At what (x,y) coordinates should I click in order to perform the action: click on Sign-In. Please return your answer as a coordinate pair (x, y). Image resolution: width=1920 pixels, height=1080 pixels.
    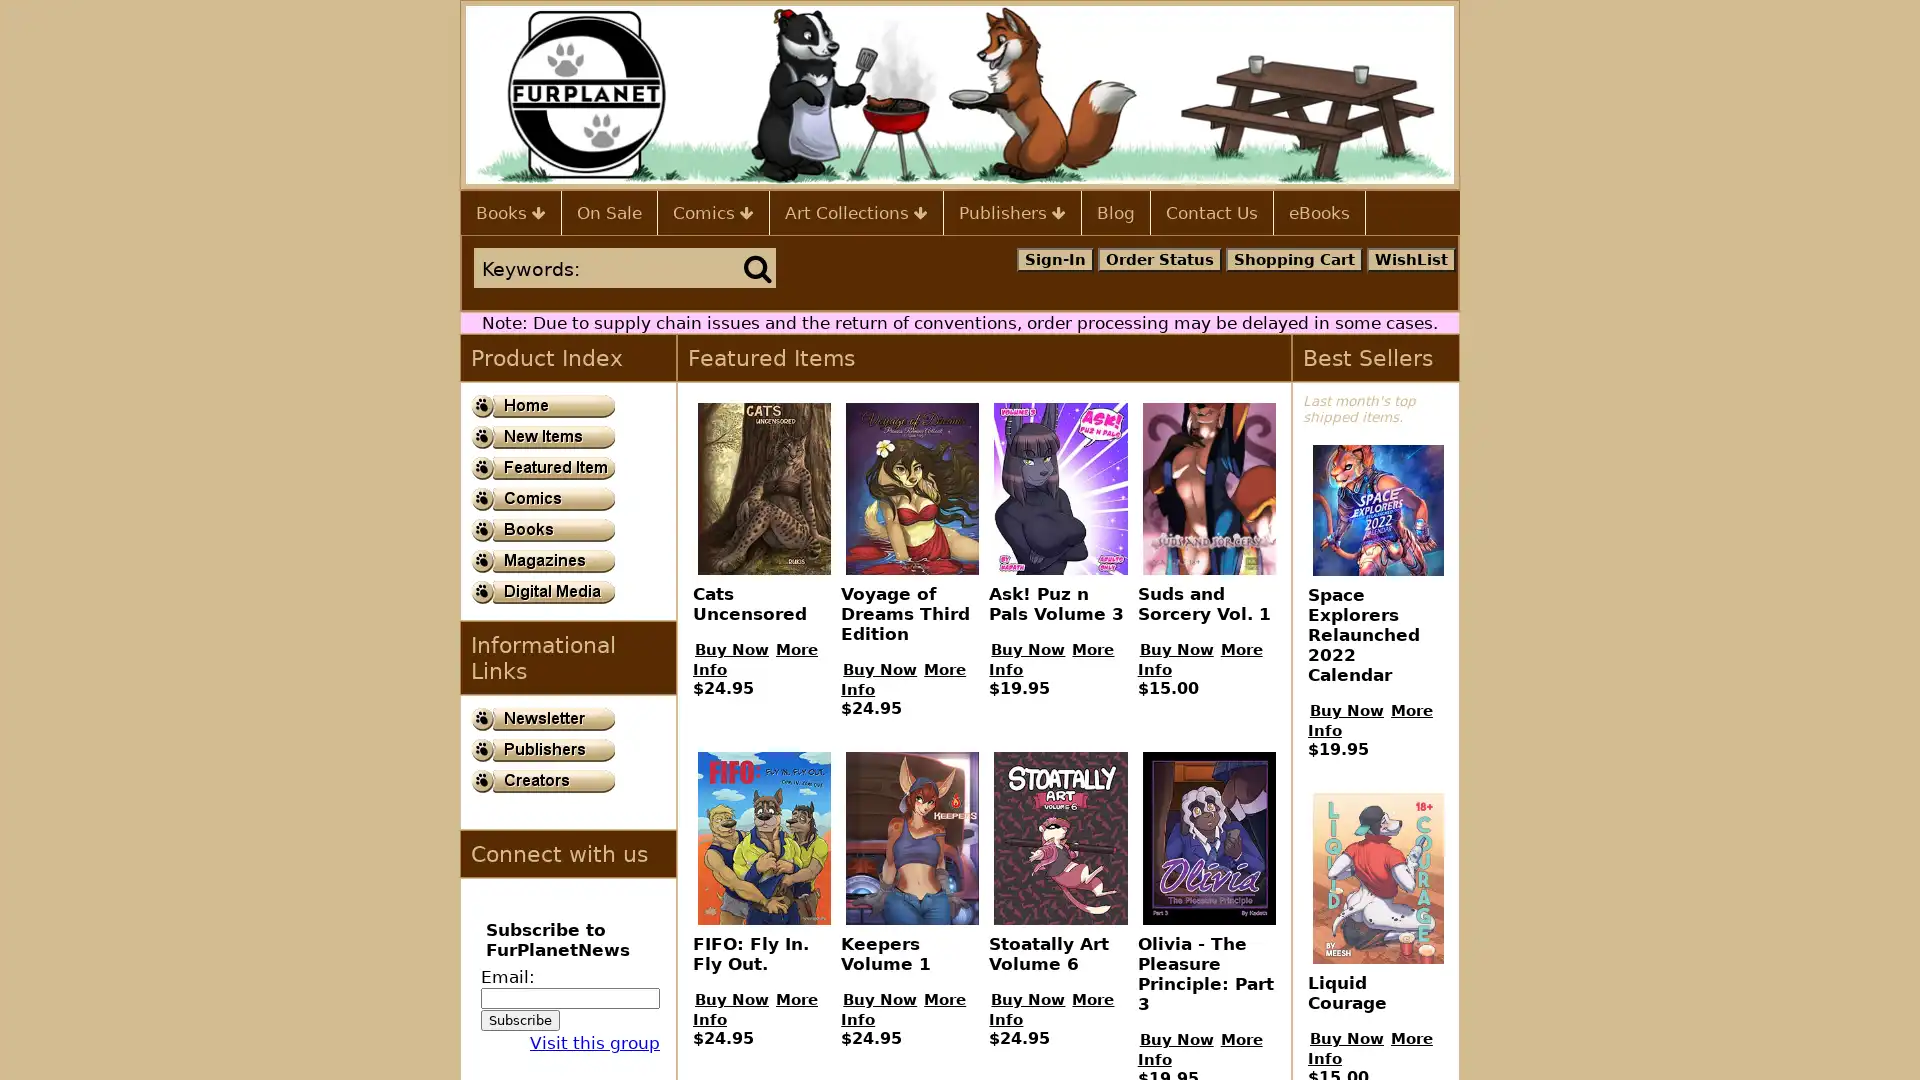
    Looking at the image, I should click on (1054, 257).